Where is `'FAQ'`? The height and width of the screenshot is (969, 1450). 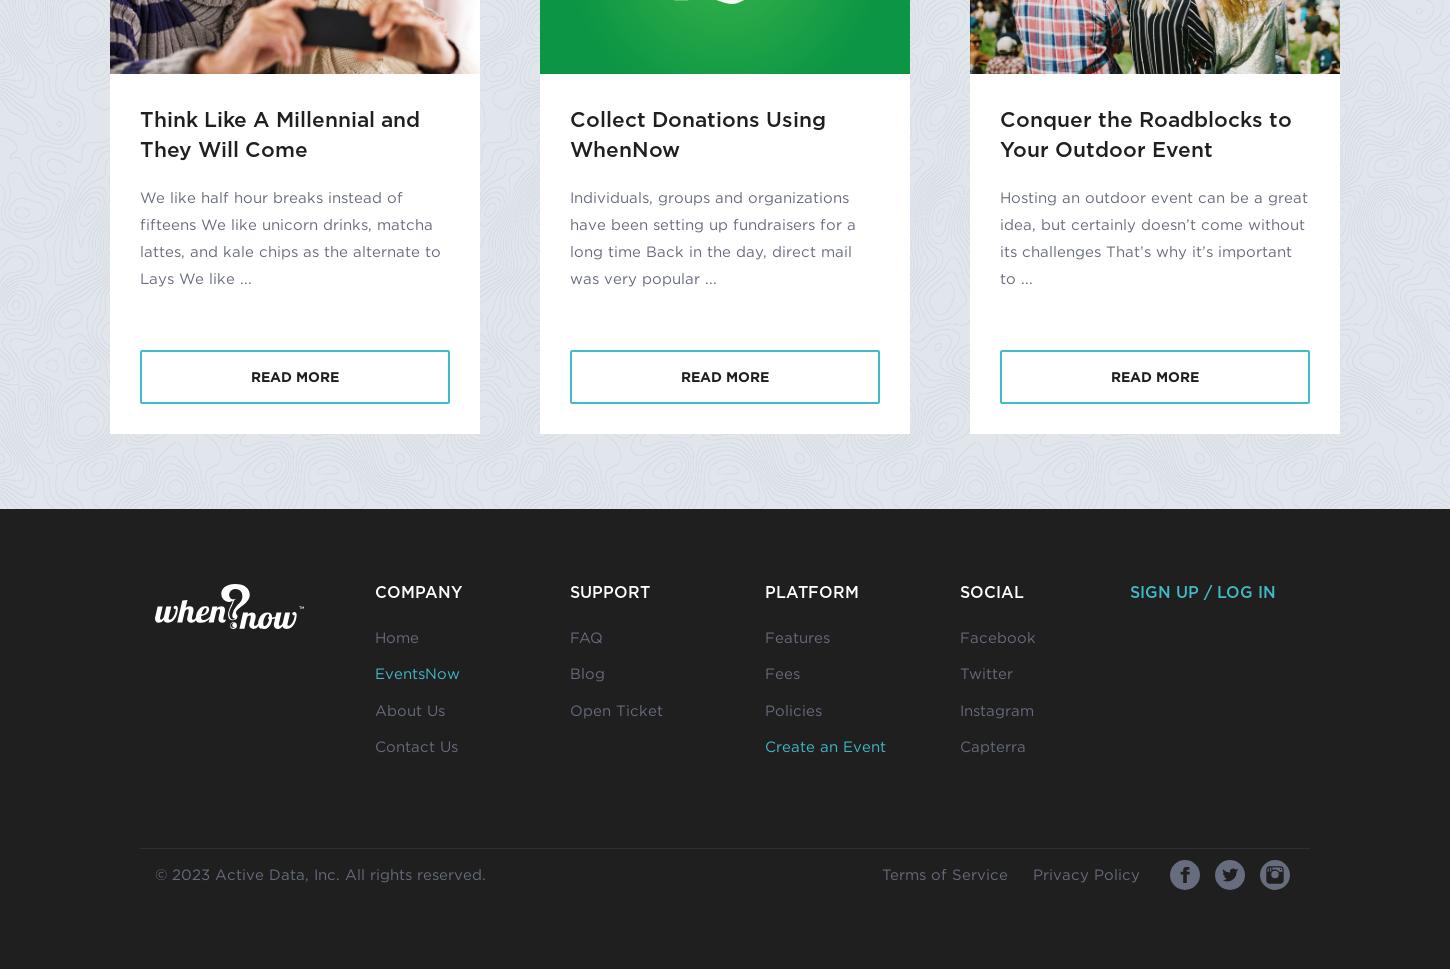
'FAQ' is located at coordinates (586, 635).